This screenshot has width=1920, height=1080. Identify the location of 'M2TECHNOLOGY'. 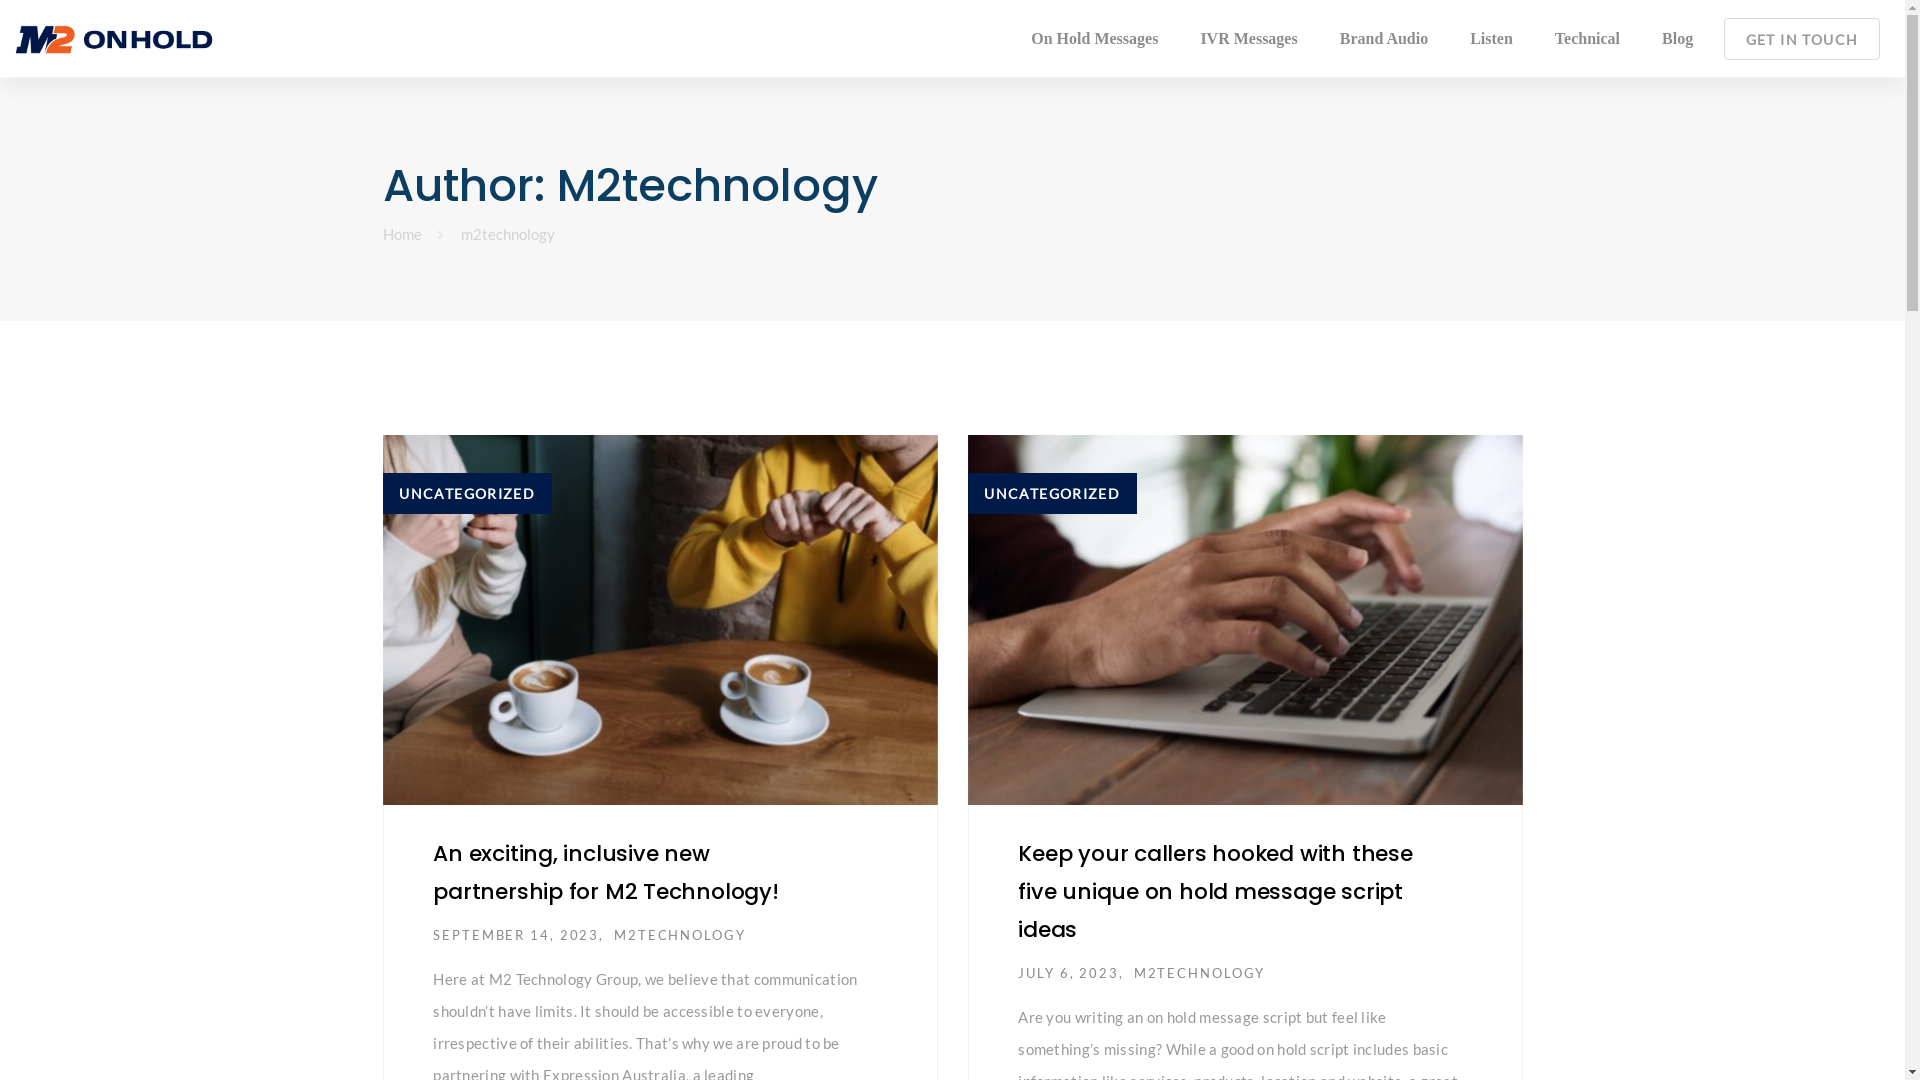
(1133, 972).